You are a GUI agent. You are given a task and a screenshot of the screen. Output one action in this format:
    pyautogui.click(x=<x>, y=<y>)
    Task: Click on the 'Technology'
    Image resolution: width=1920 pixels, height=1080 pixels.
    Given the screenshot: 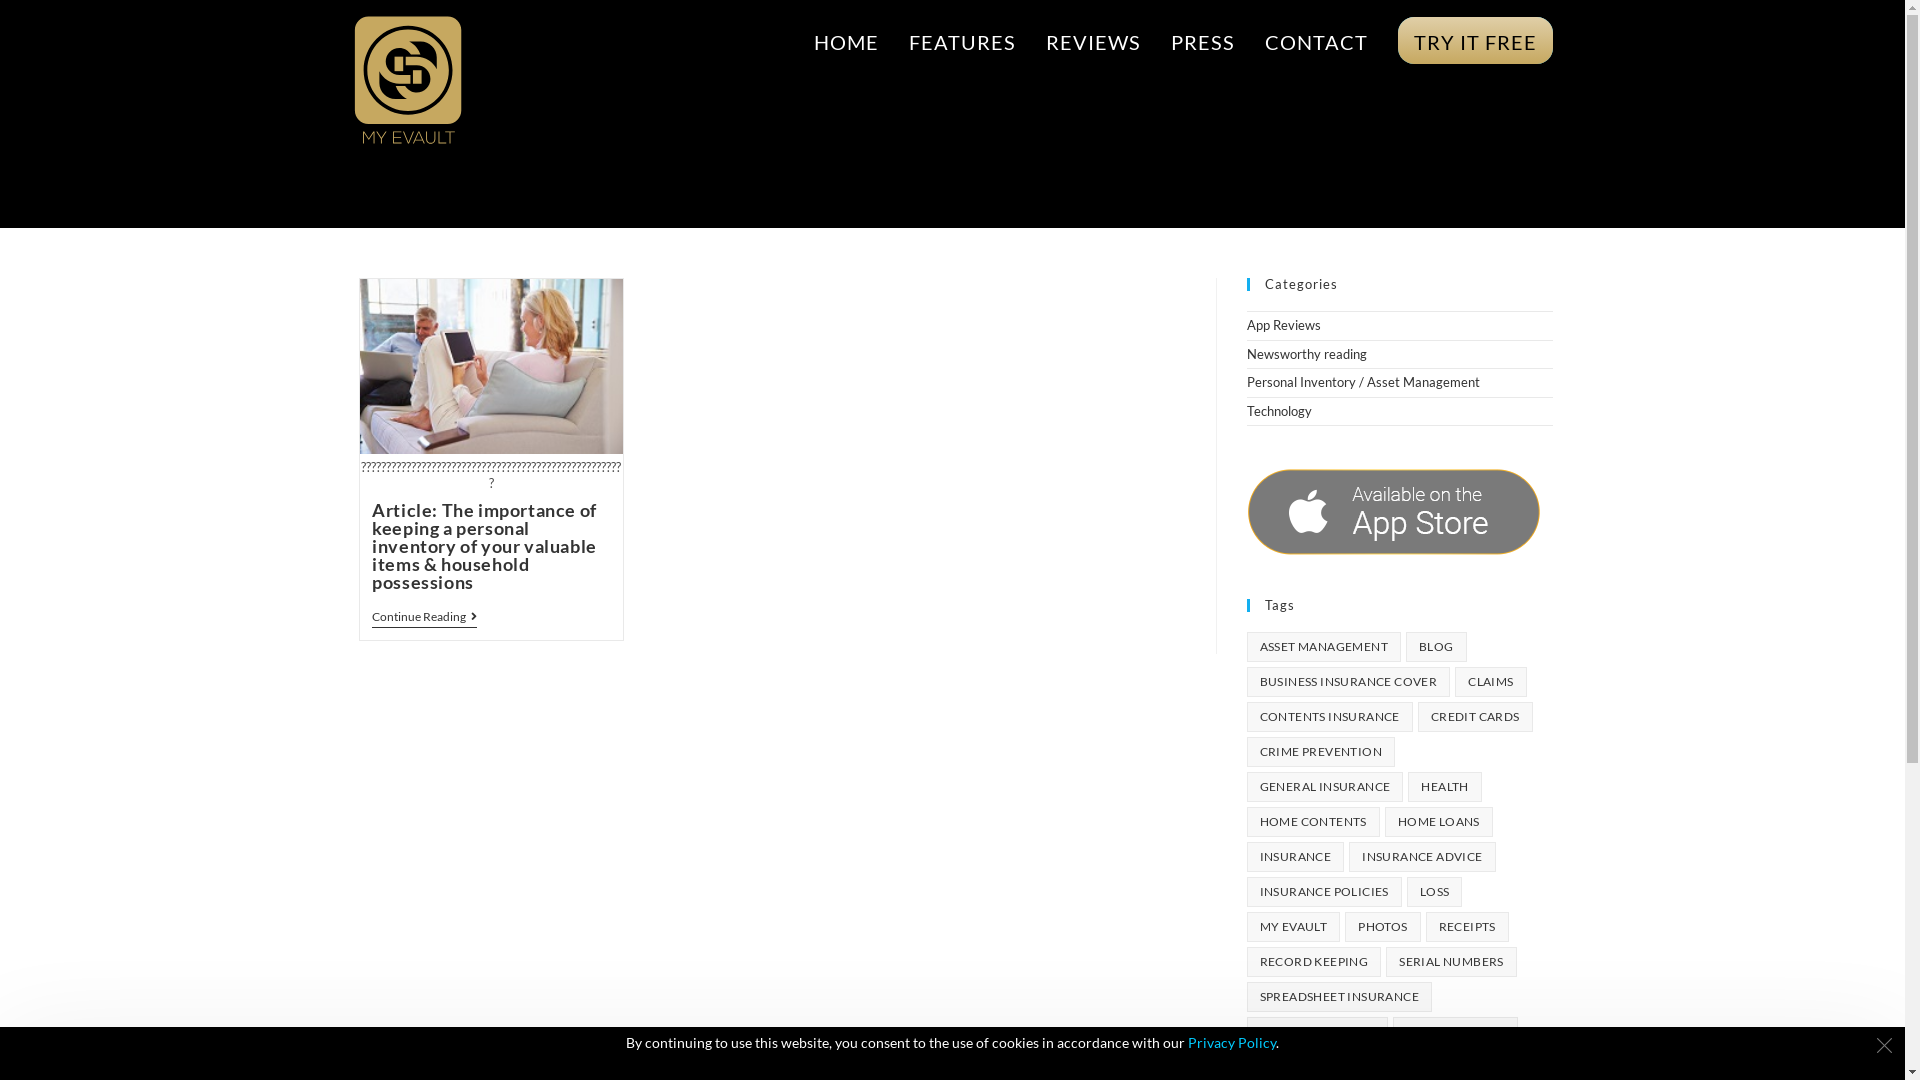 What is the action you would take?
    pyautogui.click(x=1277, y=410)
    